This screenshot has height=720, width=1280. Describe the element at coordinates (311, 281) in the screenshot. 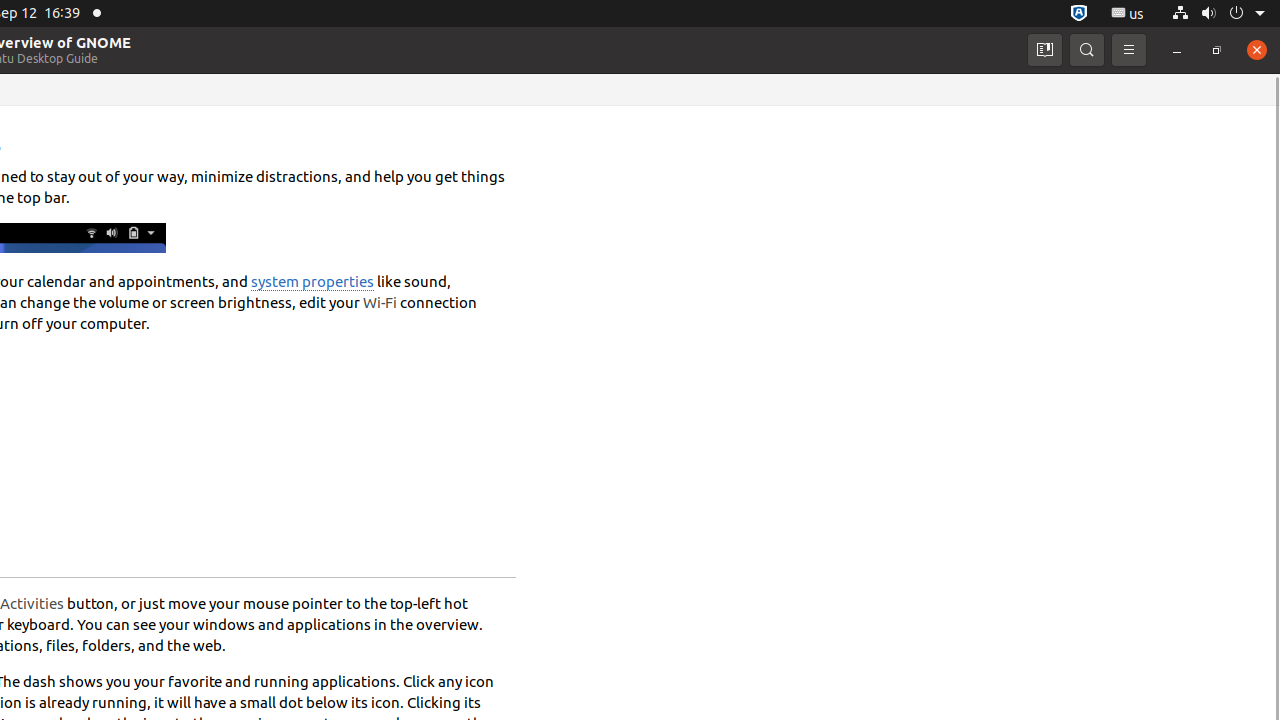

I see `'system properties'` at that location.